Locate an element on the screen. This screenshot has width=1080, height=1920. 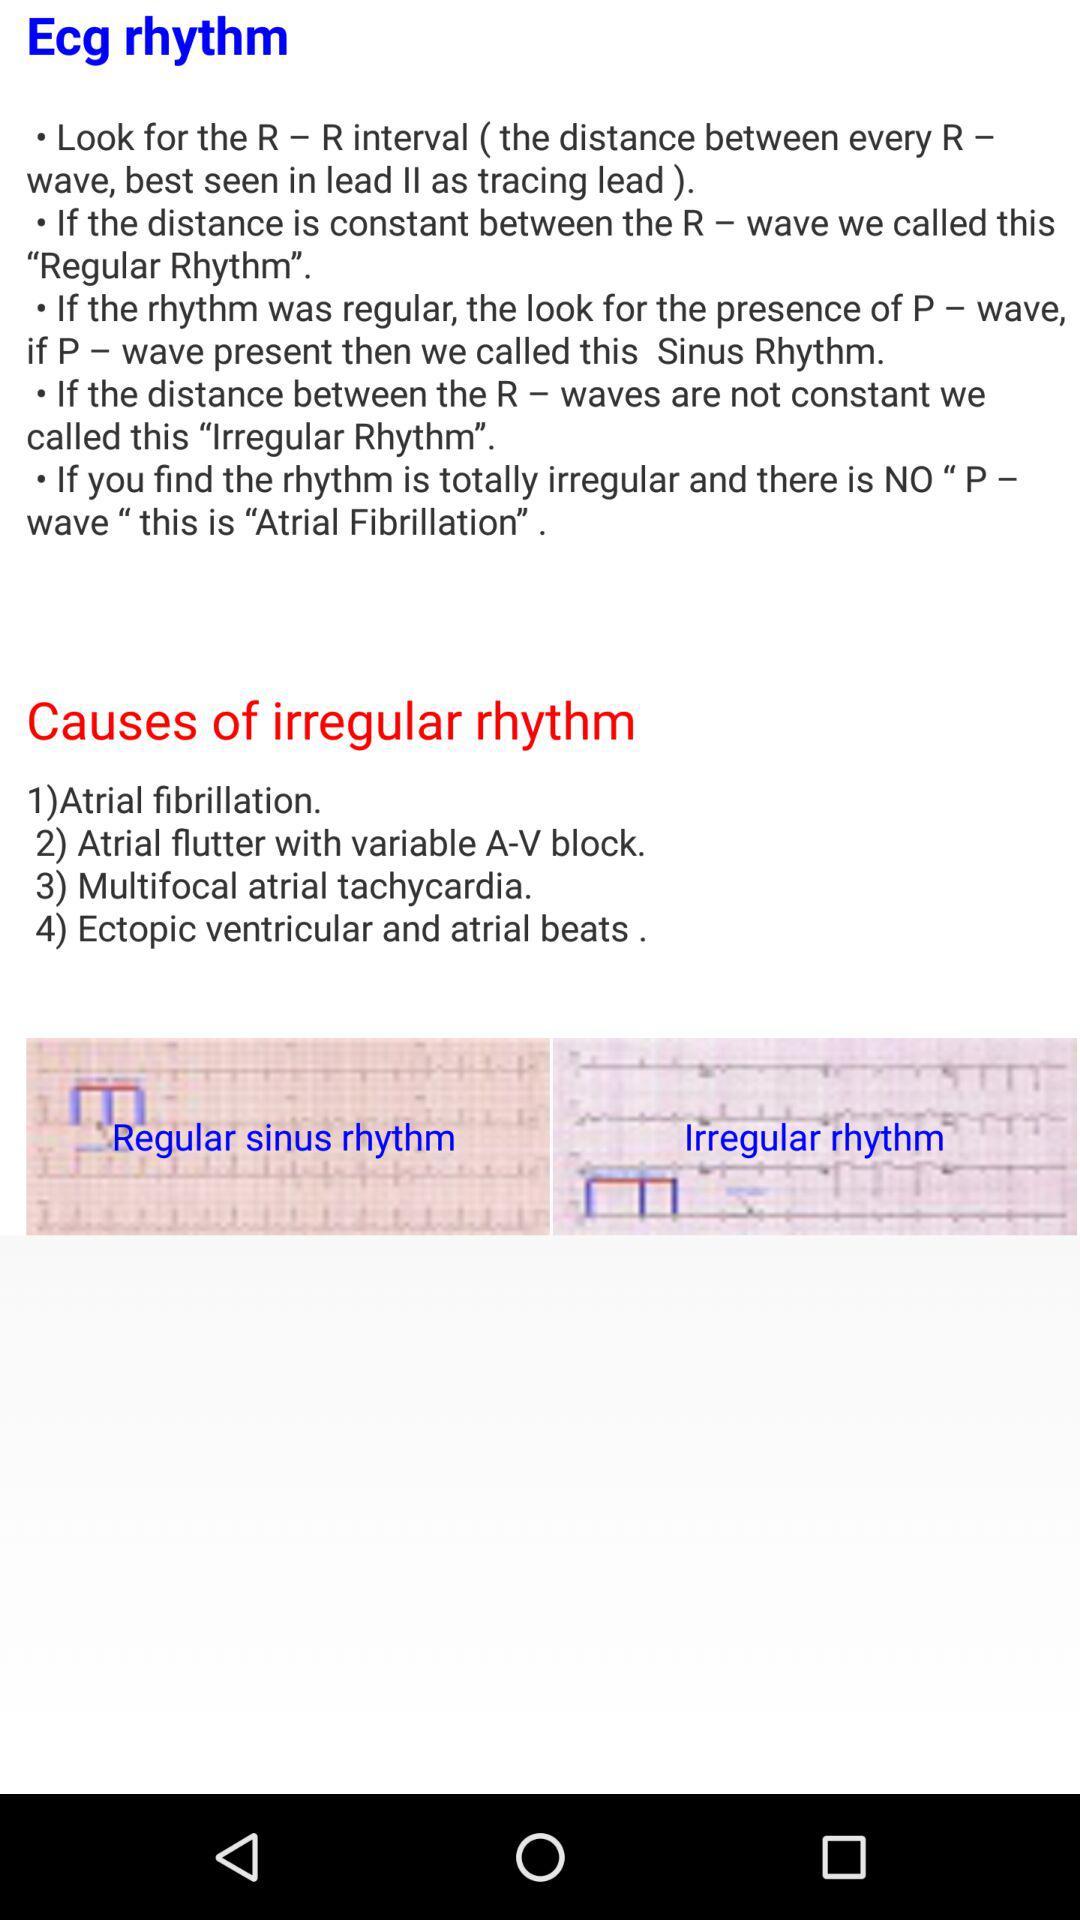
the button next to irregular rhythm button is located at coordinates (288, 1136).